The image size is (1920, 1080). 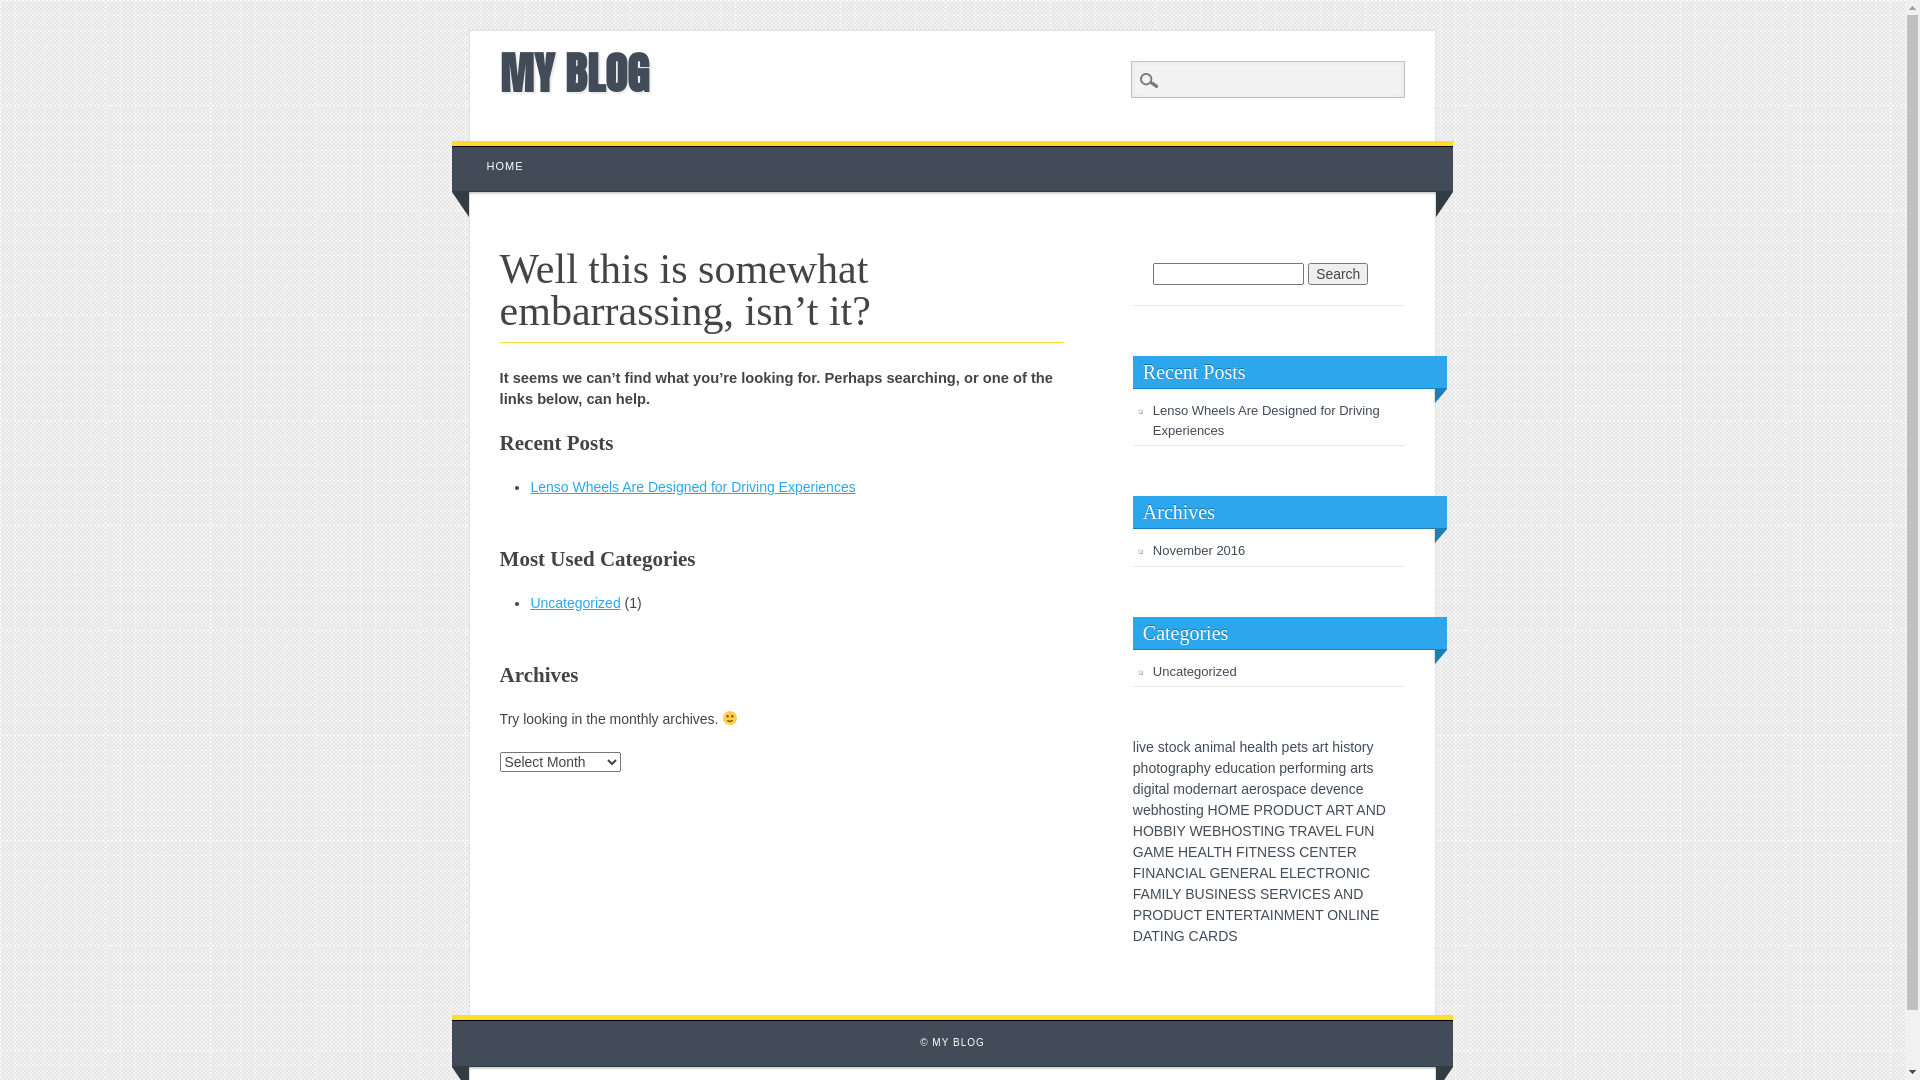 What do you see at coordinates (1193, 788) in the screenshot?
I see `'d'` at bounding box center [1193, 788].